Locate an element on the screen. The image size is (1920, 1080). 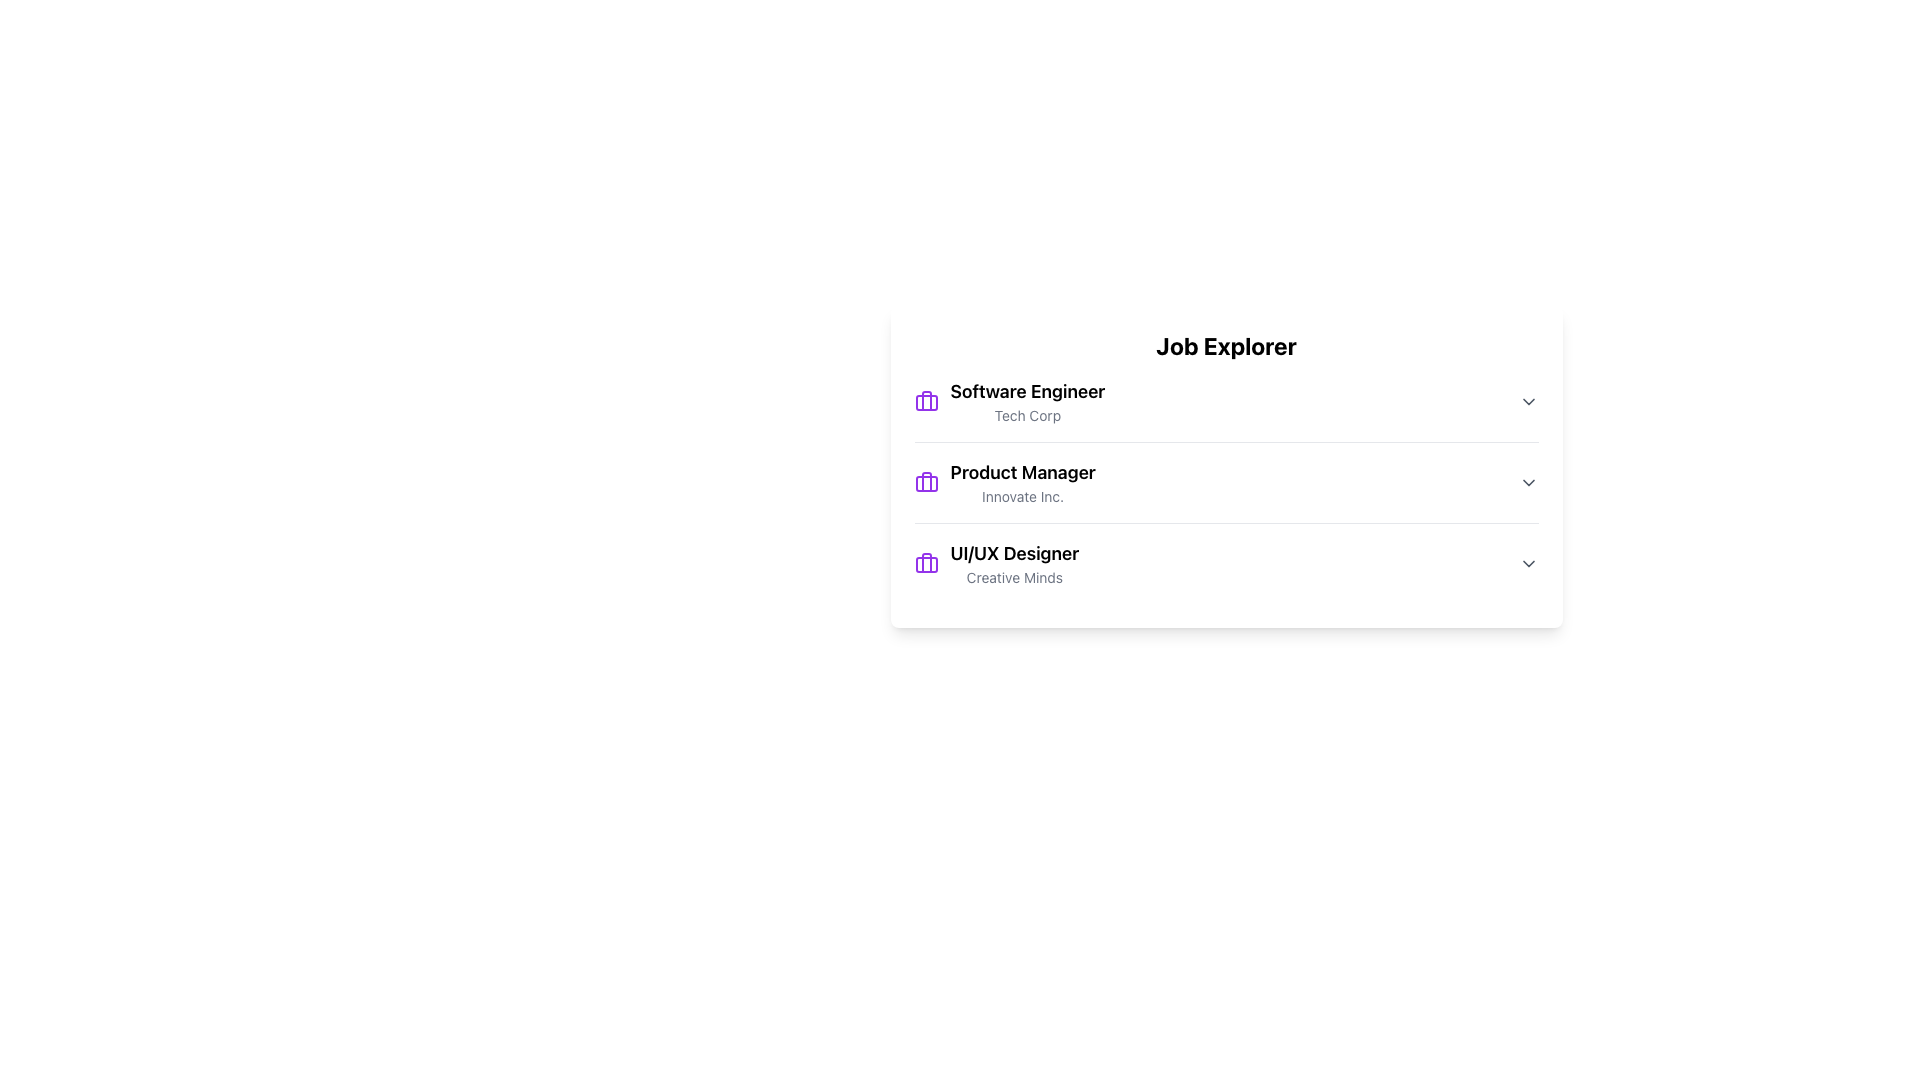
the text label displaying 'Tech Corp', which is styled in gray and positioned below the title 'Software Engineer' in the Job Explorer section is located at coordinates (1027, 415).